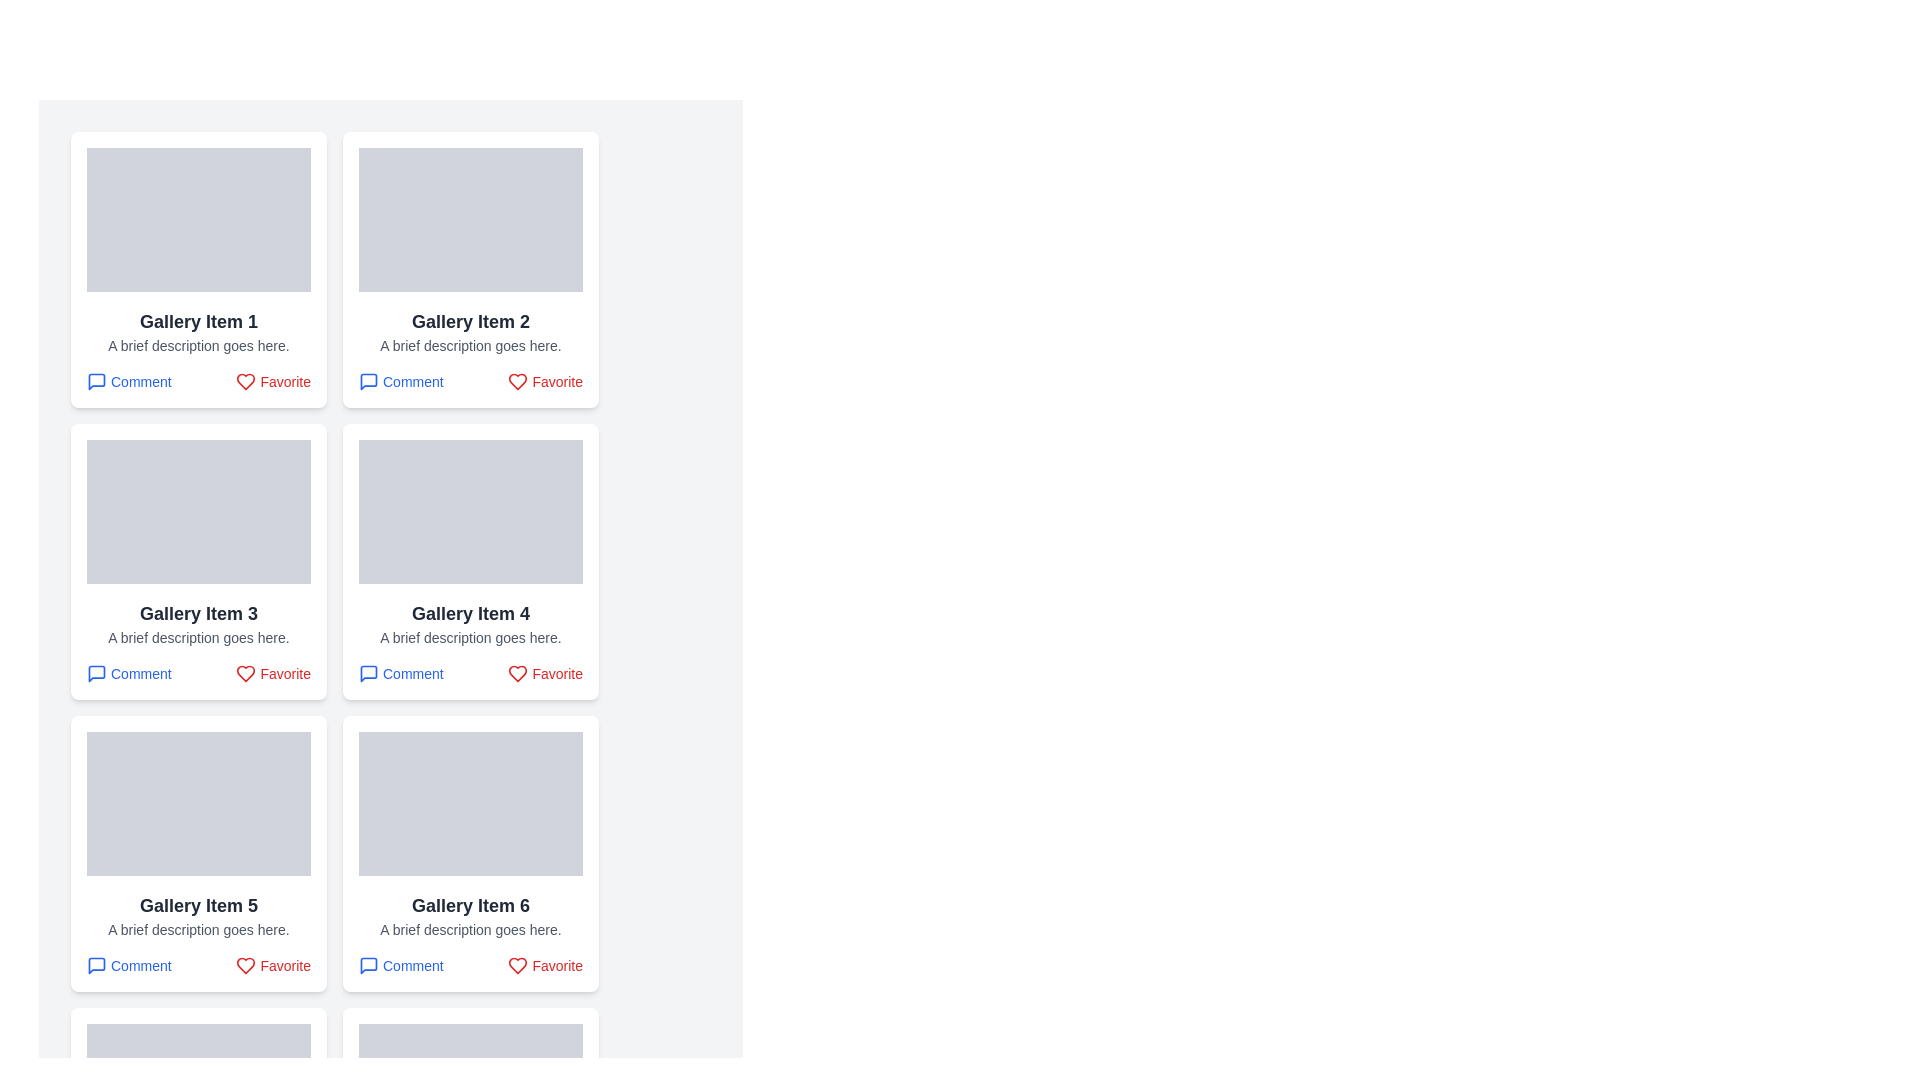  I want to click on the comment action icon located inside the 'Comment' grouping in the second card of the third row of the grid layout, so click(369, 674).